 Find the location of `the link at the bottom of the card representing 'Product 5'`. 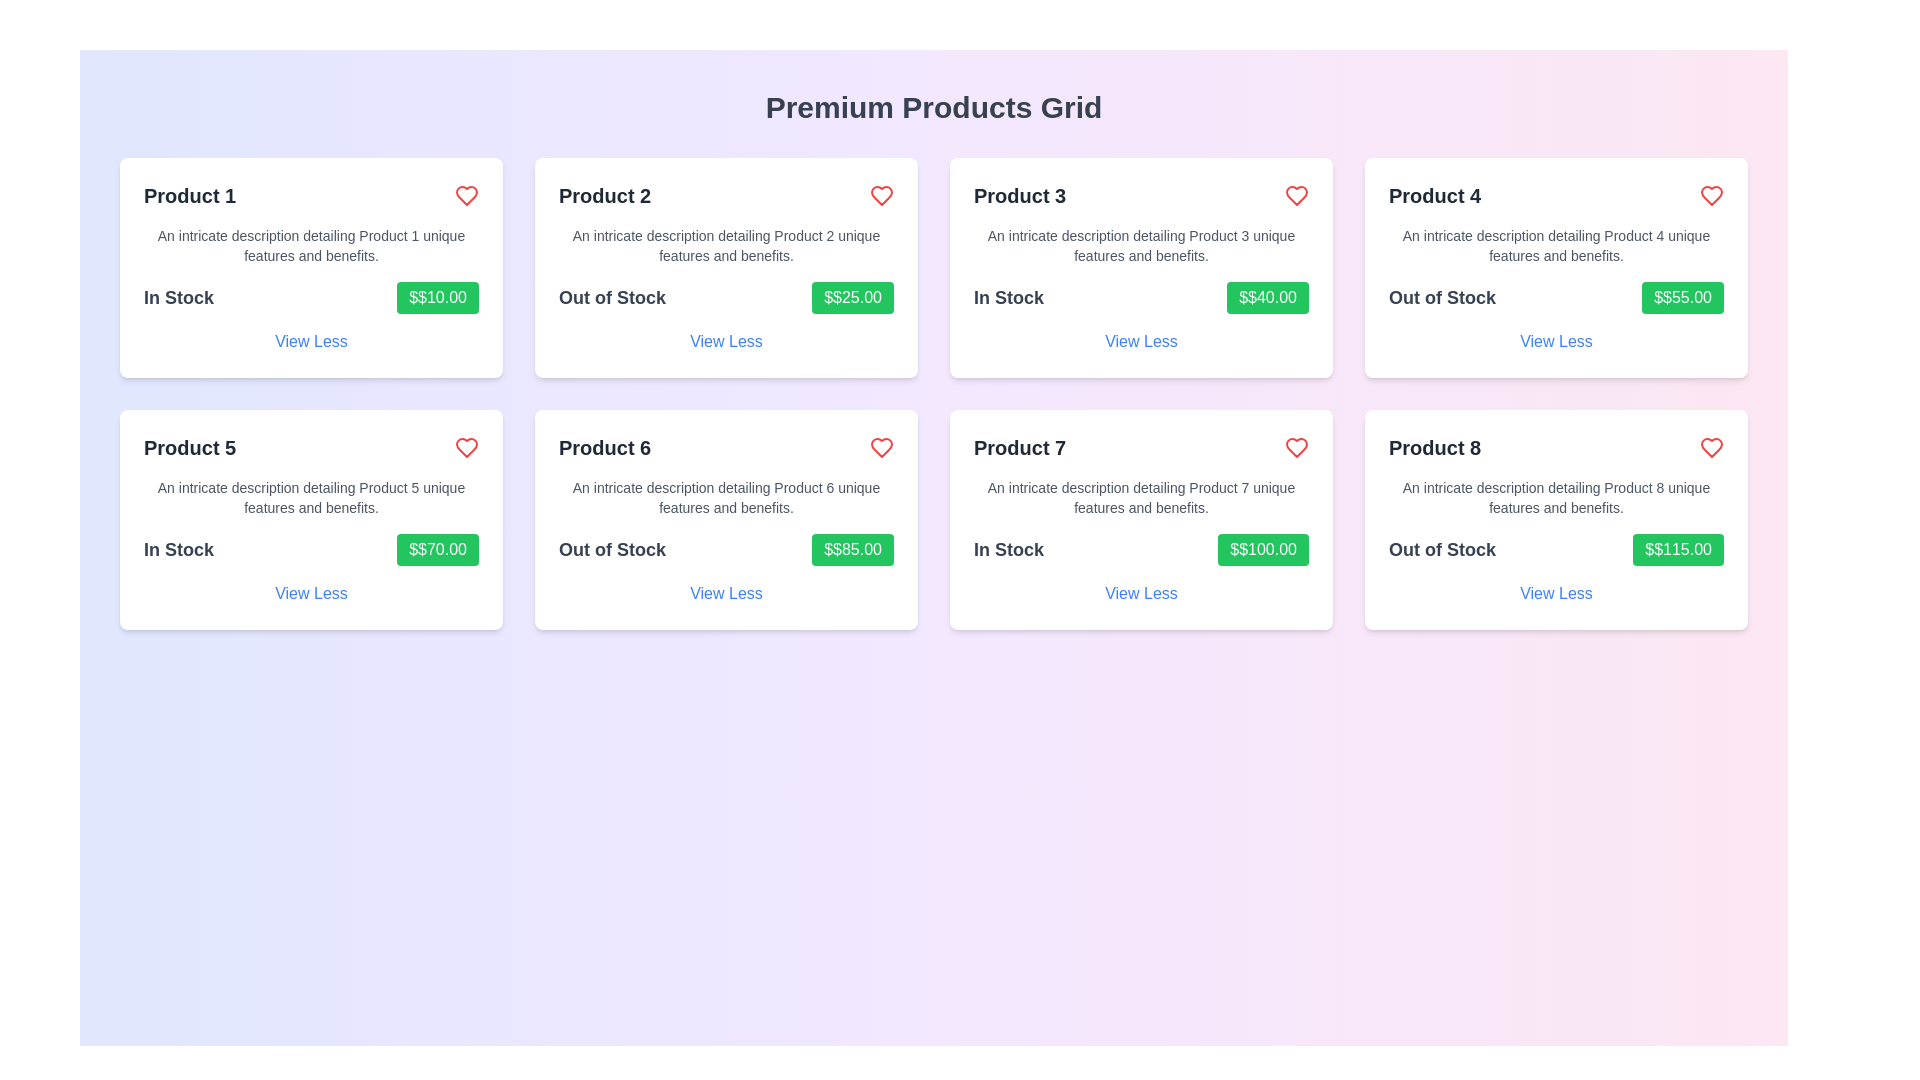

the link at the bottom of the card representing 'Product 5' is located at coordinates (310, 593).